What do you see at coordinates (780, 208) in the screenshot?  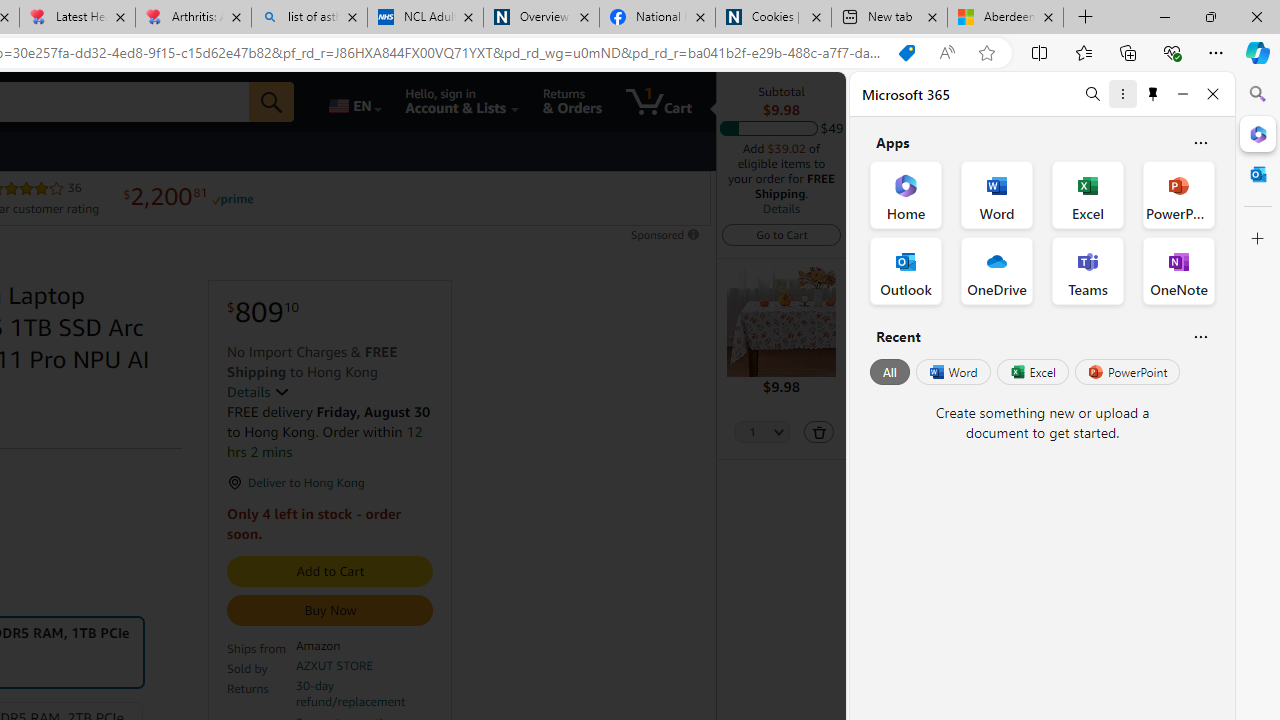 I see `'Details'` at bounding box center [780, 208].